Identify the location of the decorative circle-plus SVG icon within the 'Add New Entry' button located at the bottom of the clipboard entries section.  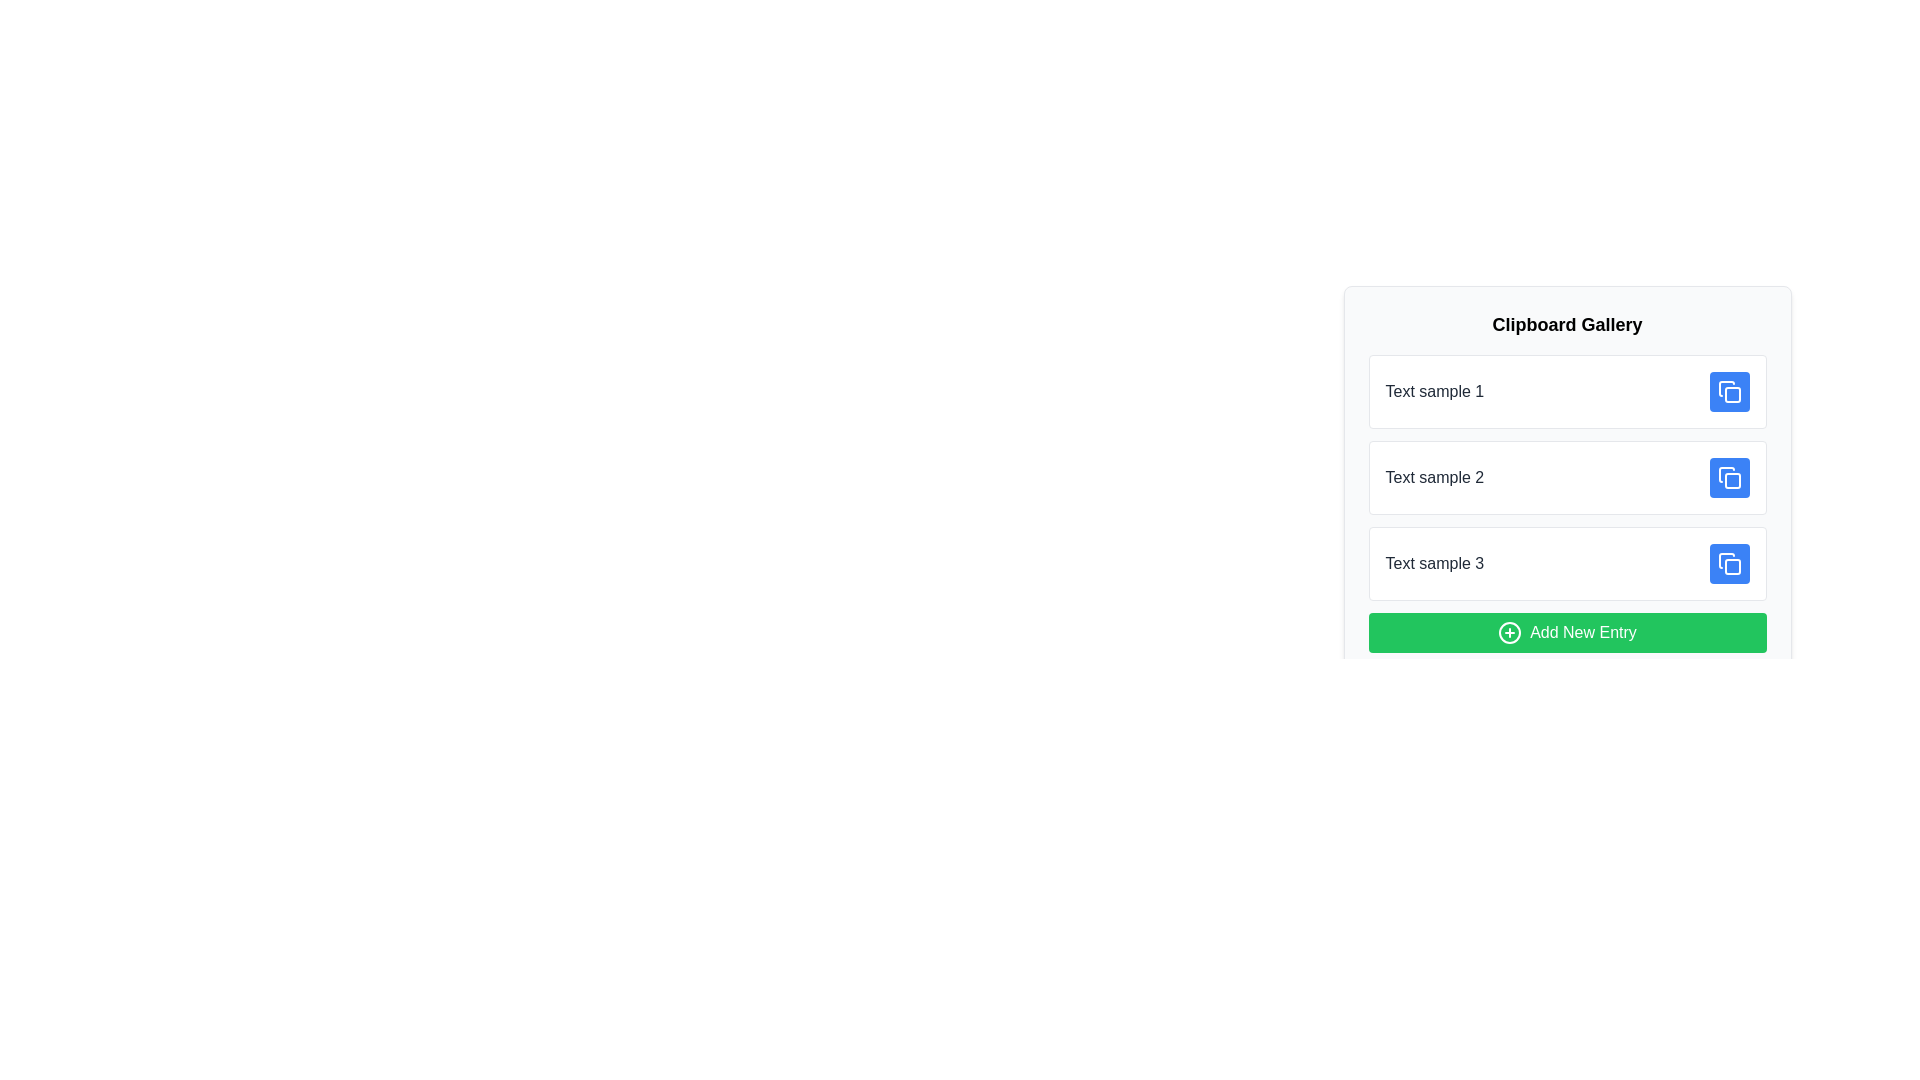
(1510, 632).